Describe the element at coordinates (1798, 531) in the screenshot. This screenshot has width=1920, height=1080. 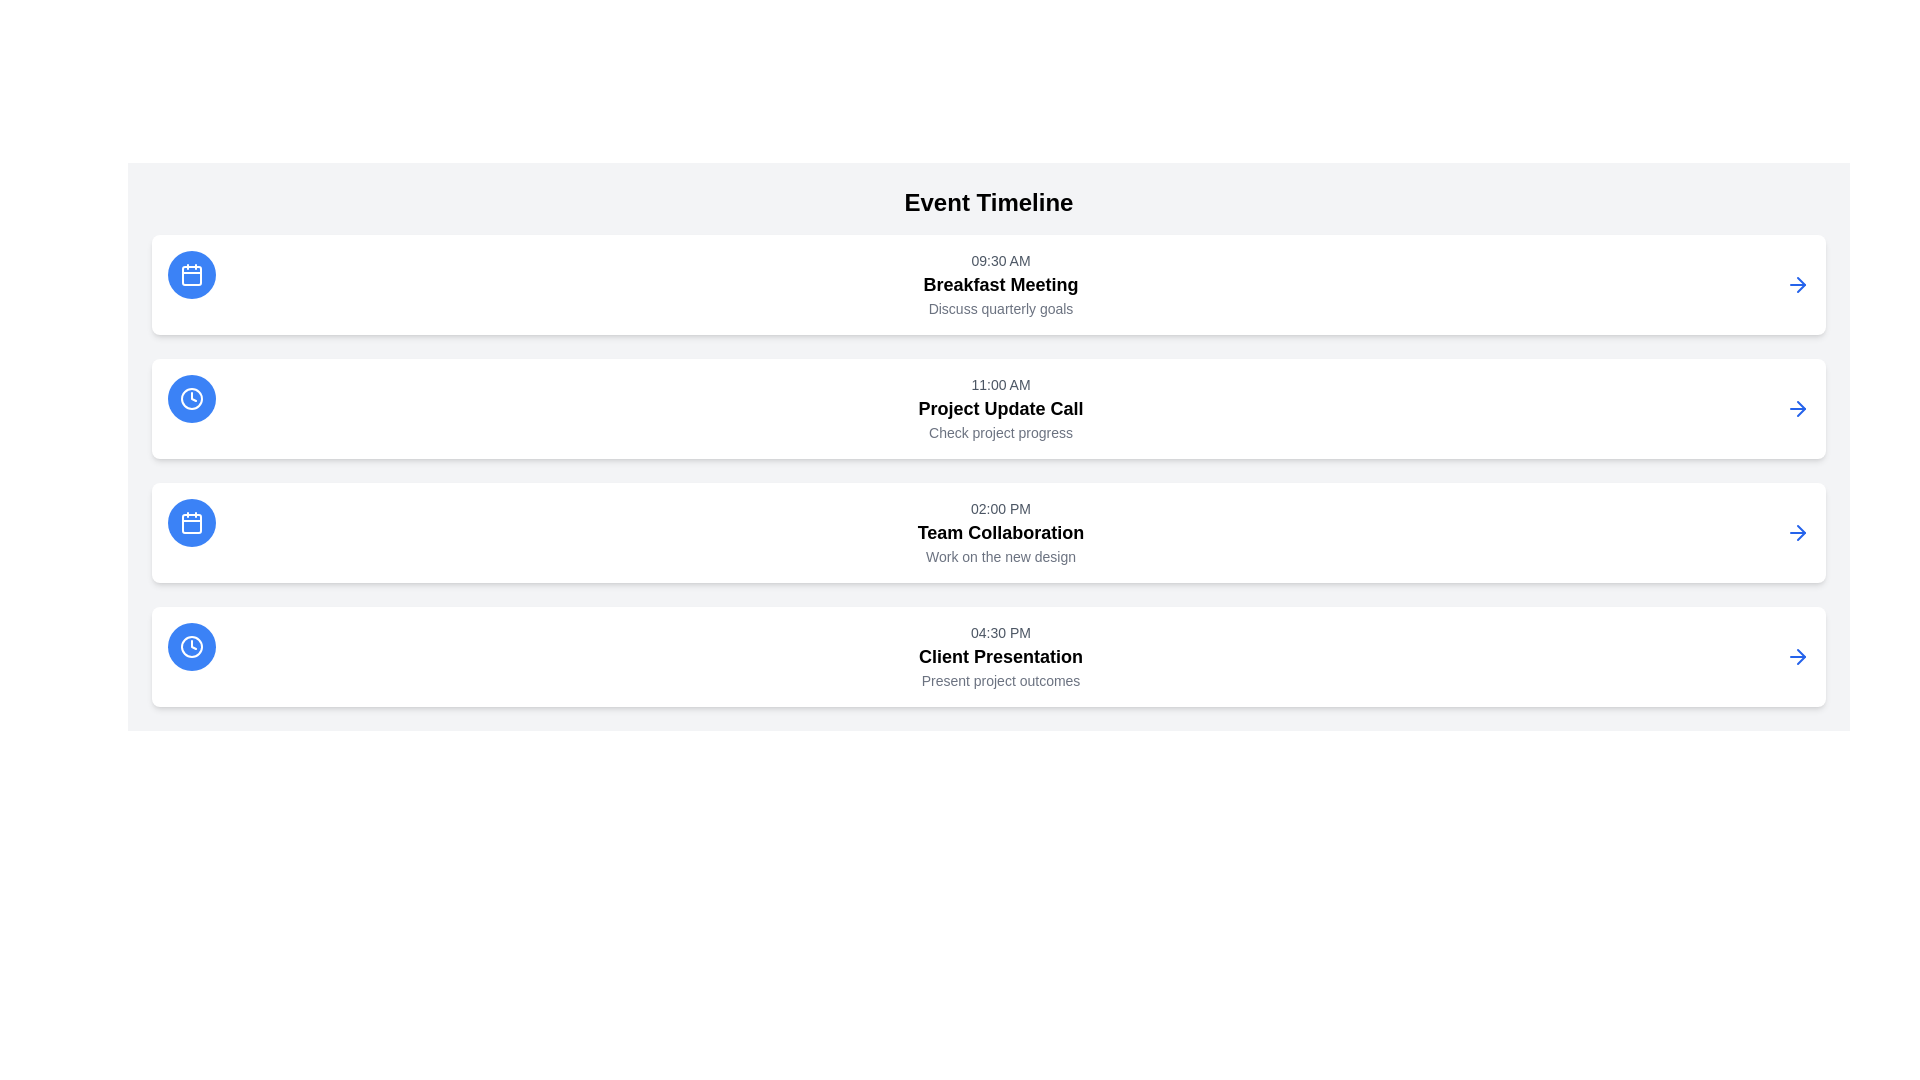
I see `the arrow icon for navigation located at the far right of the 'Team Collaboration: Work on the new design' event entry` at that location.